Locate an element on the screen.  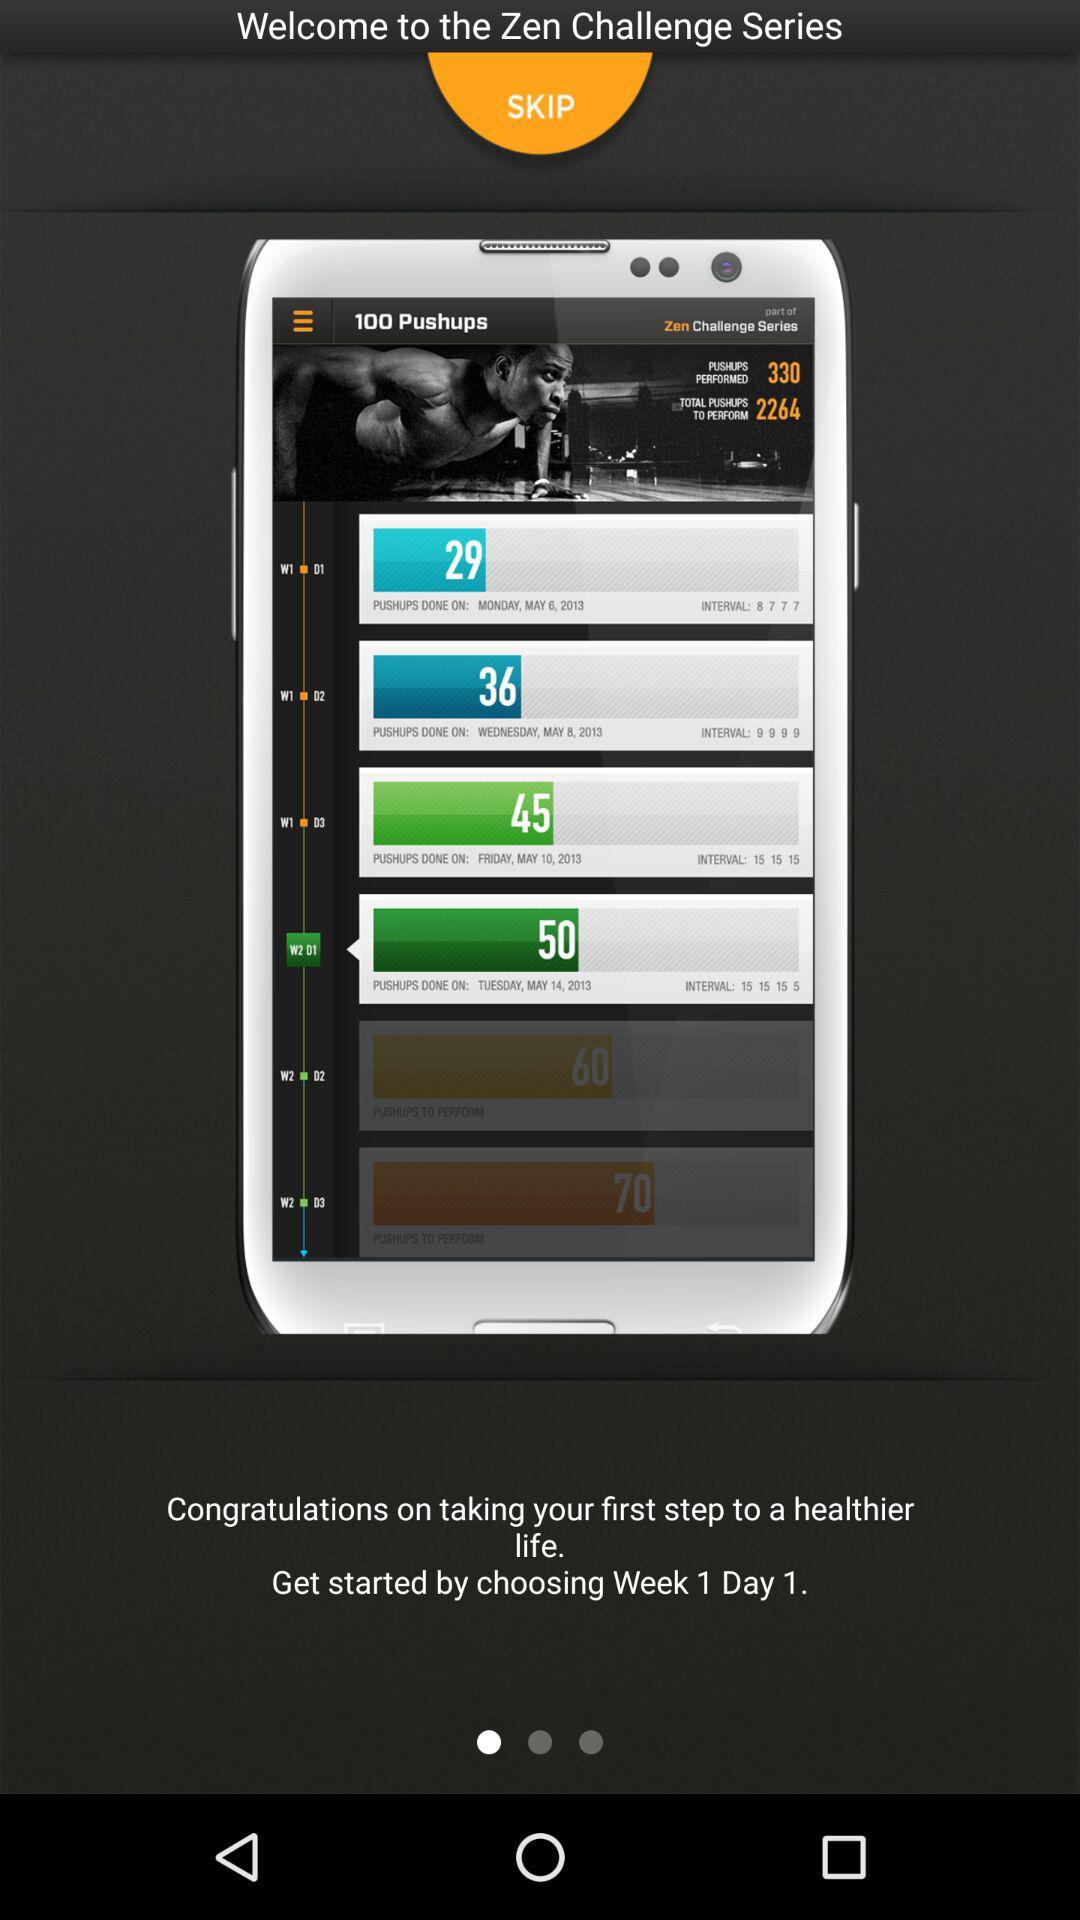
scroll to the next page is located at coordinates (589, 1741).